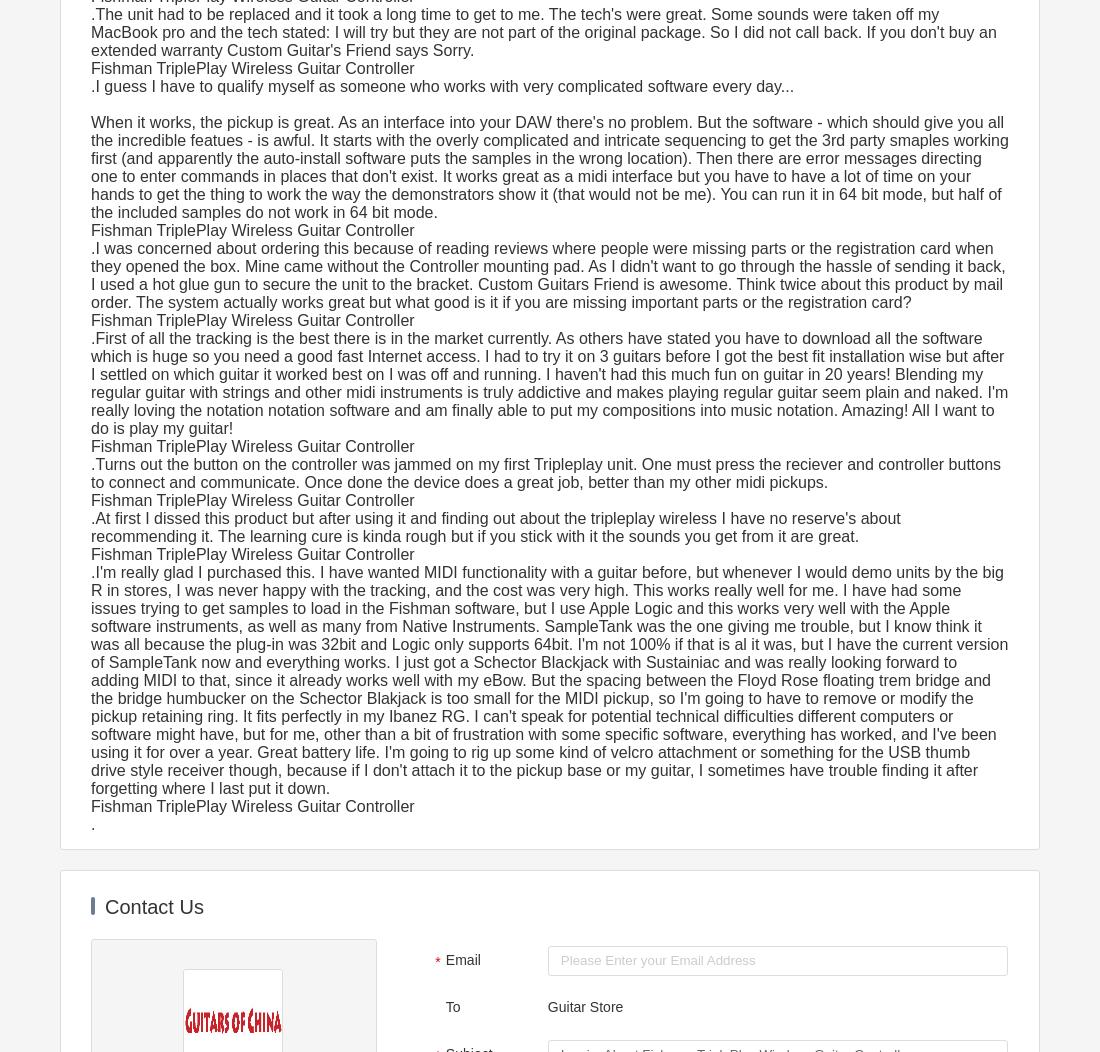 This screenshot has height=1052, width=1100. I want to click on '.I was concerned about ordering this because of reading reviews where people were missing parts or the registration card when they opened the box. Mine came without the Controller mounting pad. As I didn't want to go through the hassle of sending it back, I used a hot glue gun to secure the unit to the bracket. Custom Guitars Friend is awesome. Think twice about this product by mail order. The system actually works great but what good is it if you are missing important parts or the registration card?', so click(548, 275).